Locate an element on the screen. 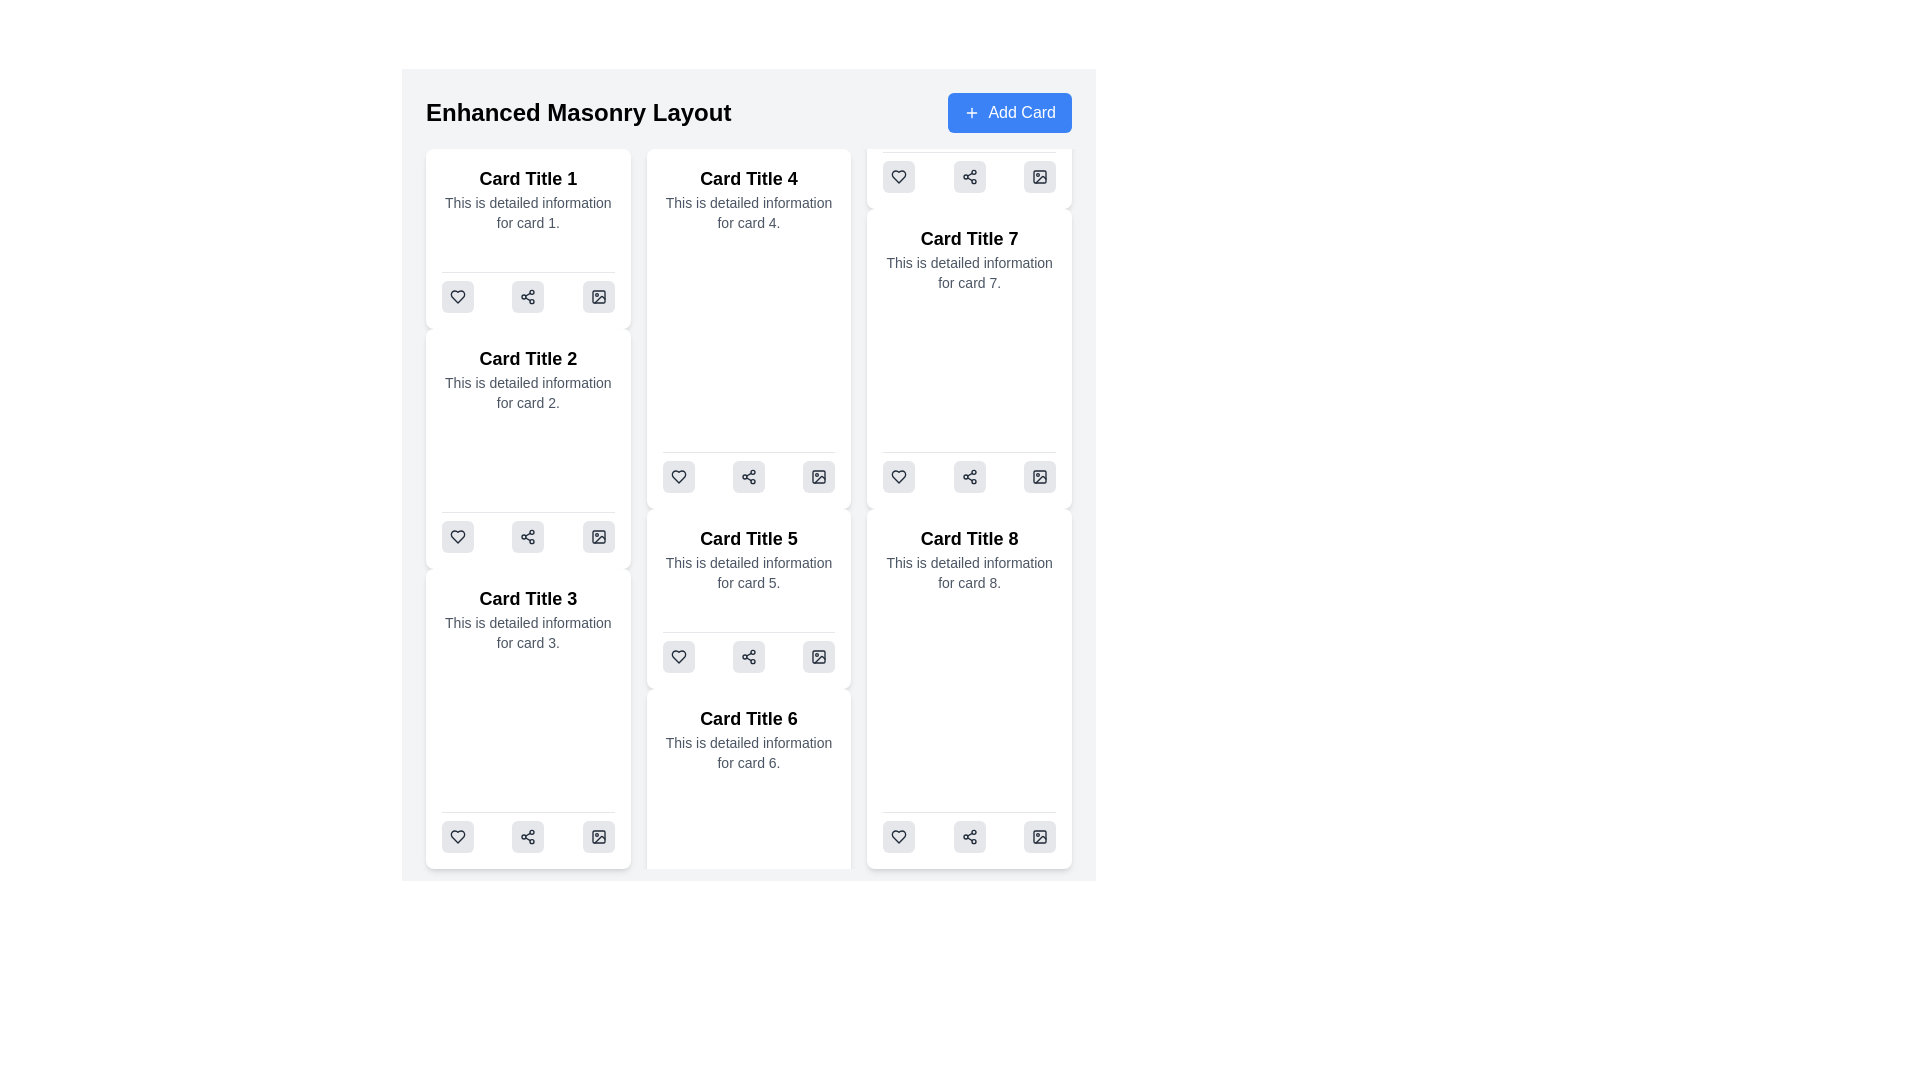  the heart-shaped button icon located at the leftmost position in the row beneath 'Card Title 1' is located at coordinates (456, 297).